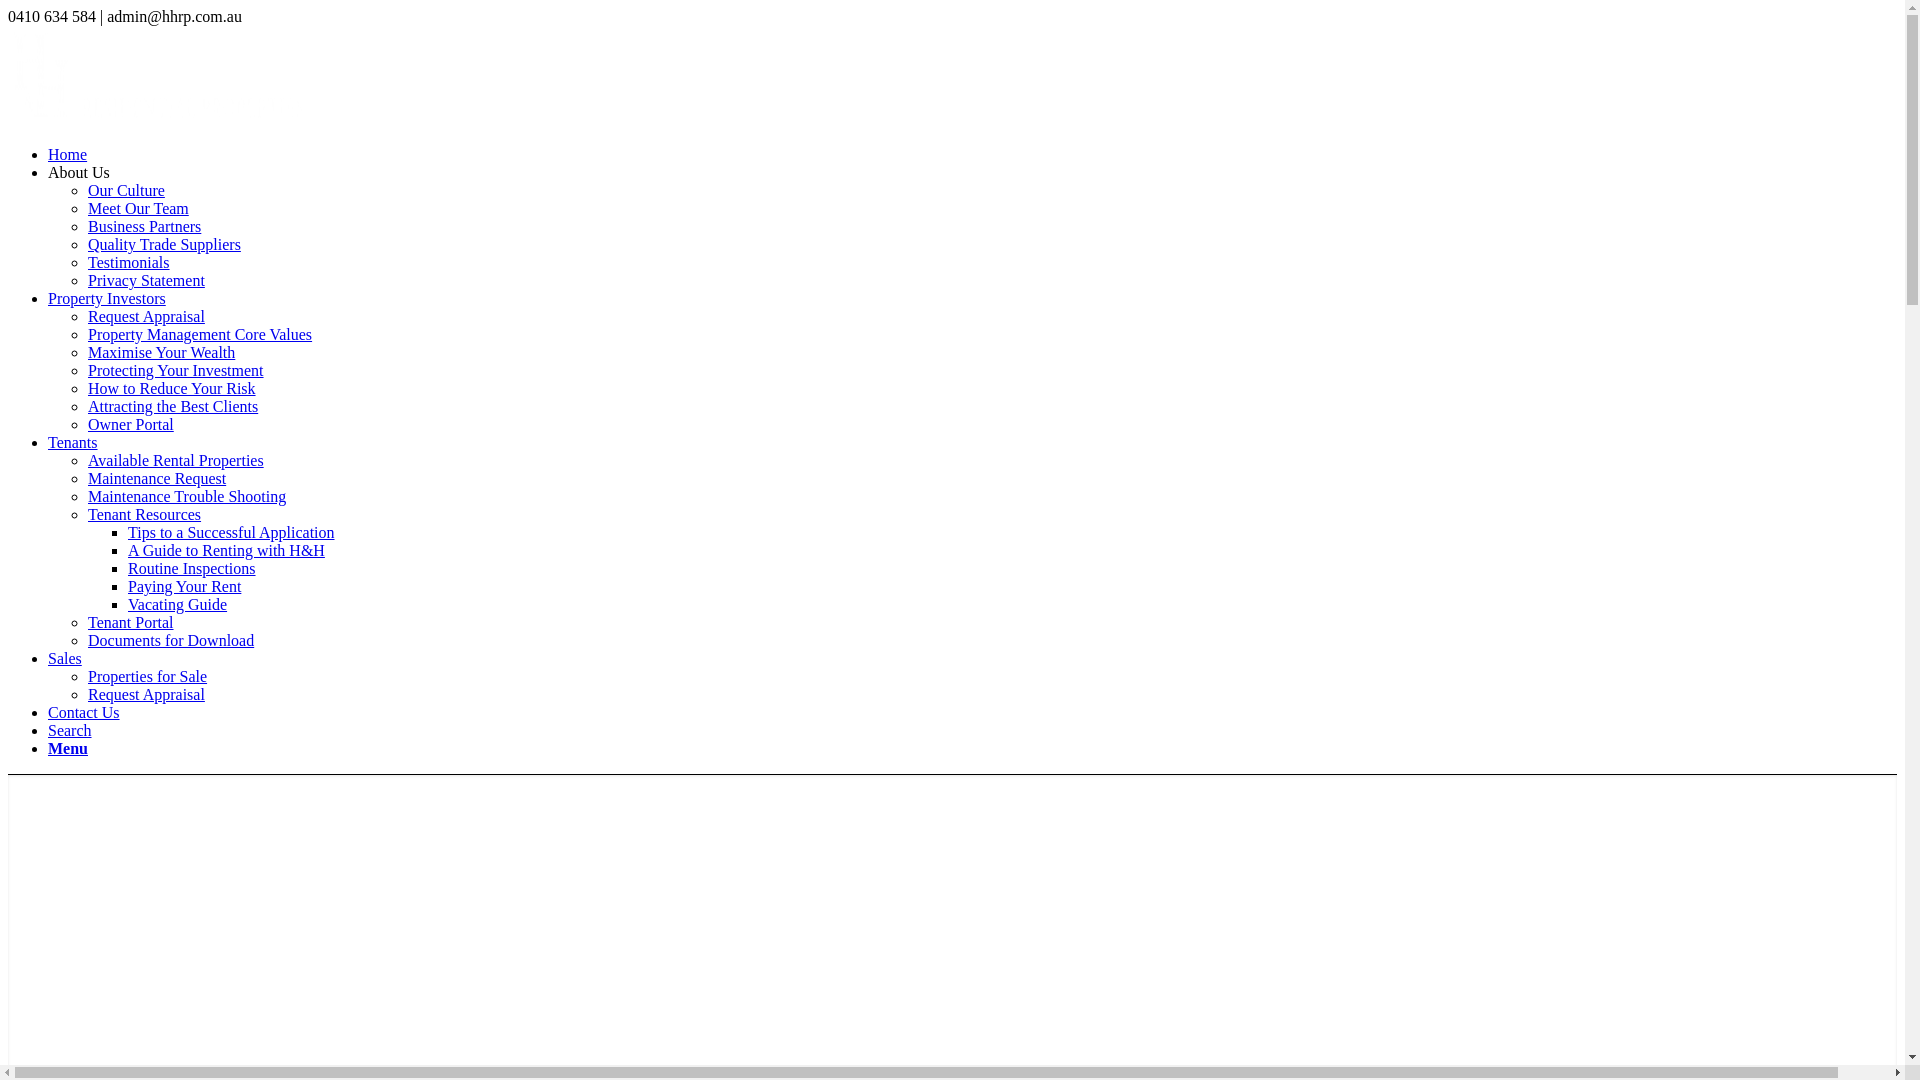 This screenshot has height=1080, width=1920. What do you see at coordinates (127, 603) in the screenshot?
I see `'Vacating Guide'` at bounding box center [127, 603].